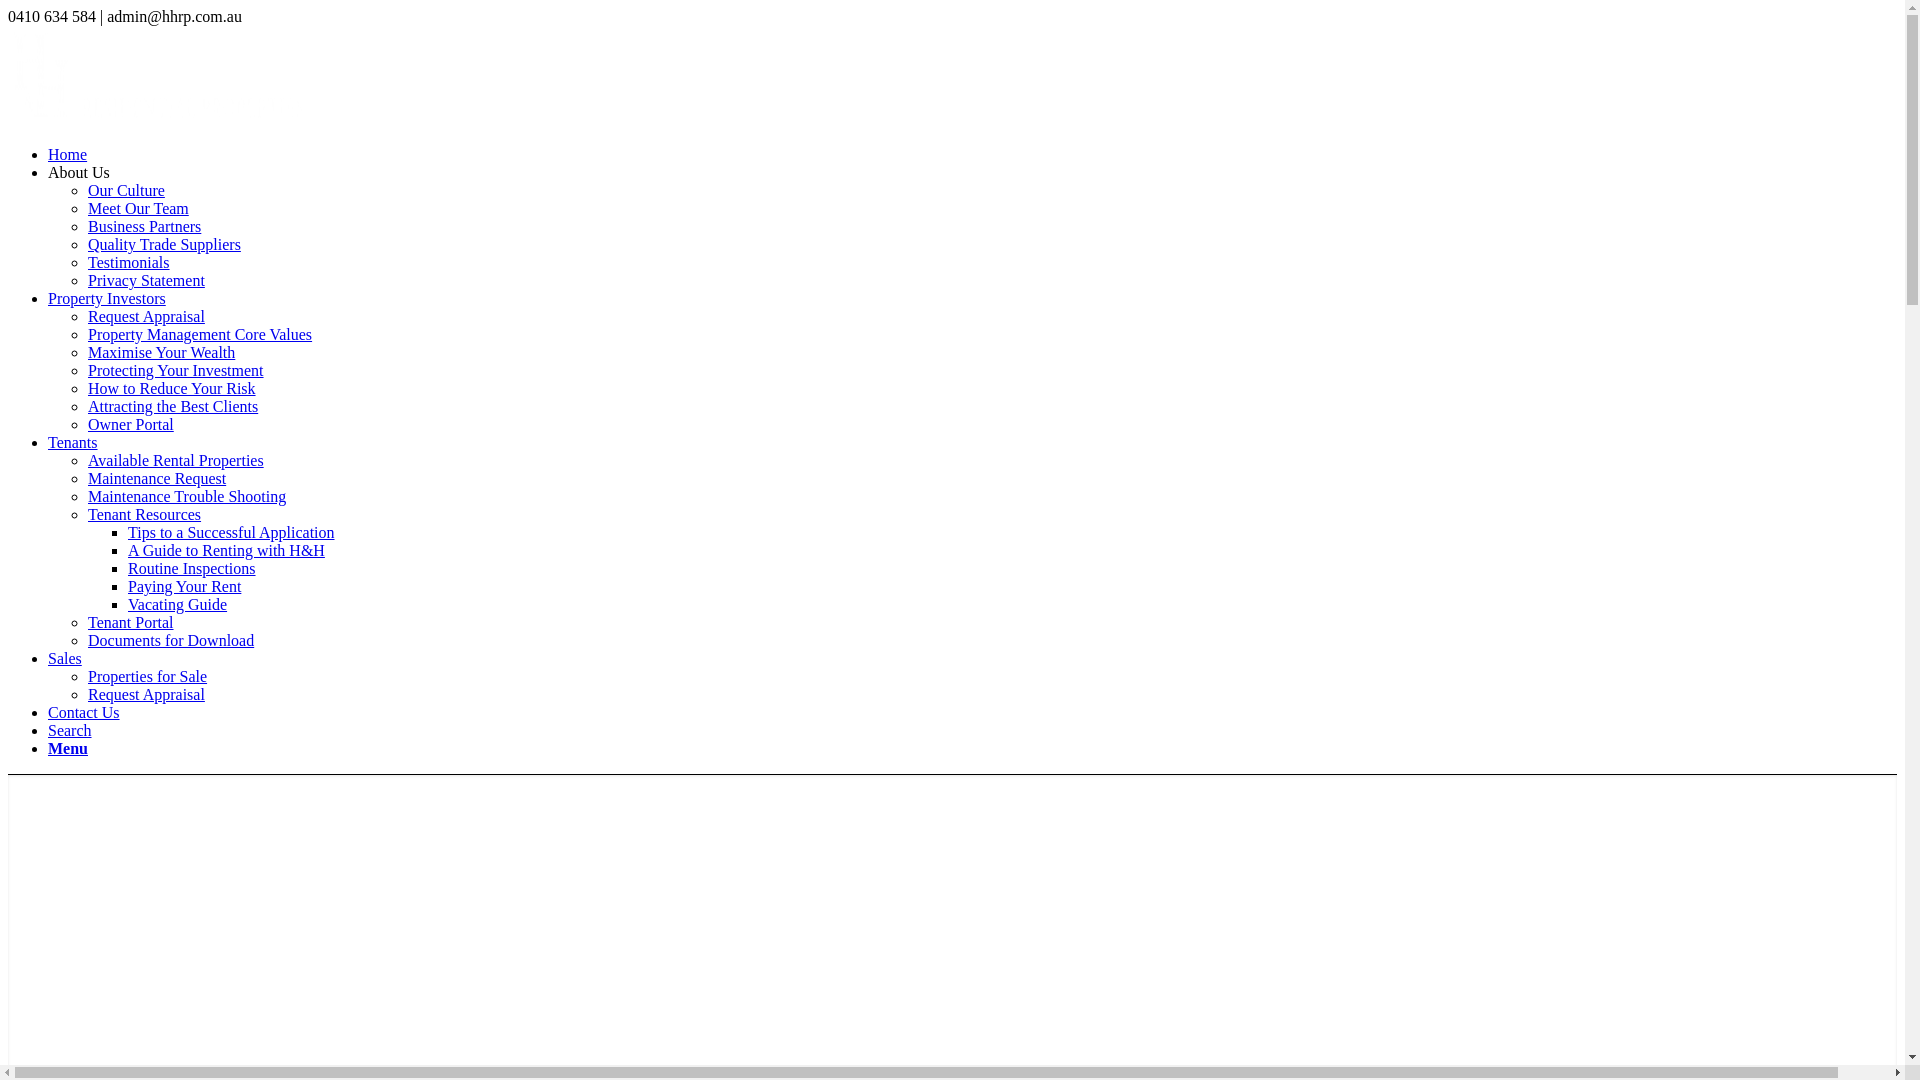 This screenshot has height=1080, width=1920. What do you see at coordinates (127, 603) in the screenshot?
I see `'Vacating Guide'` at bounding box center [127, 603].